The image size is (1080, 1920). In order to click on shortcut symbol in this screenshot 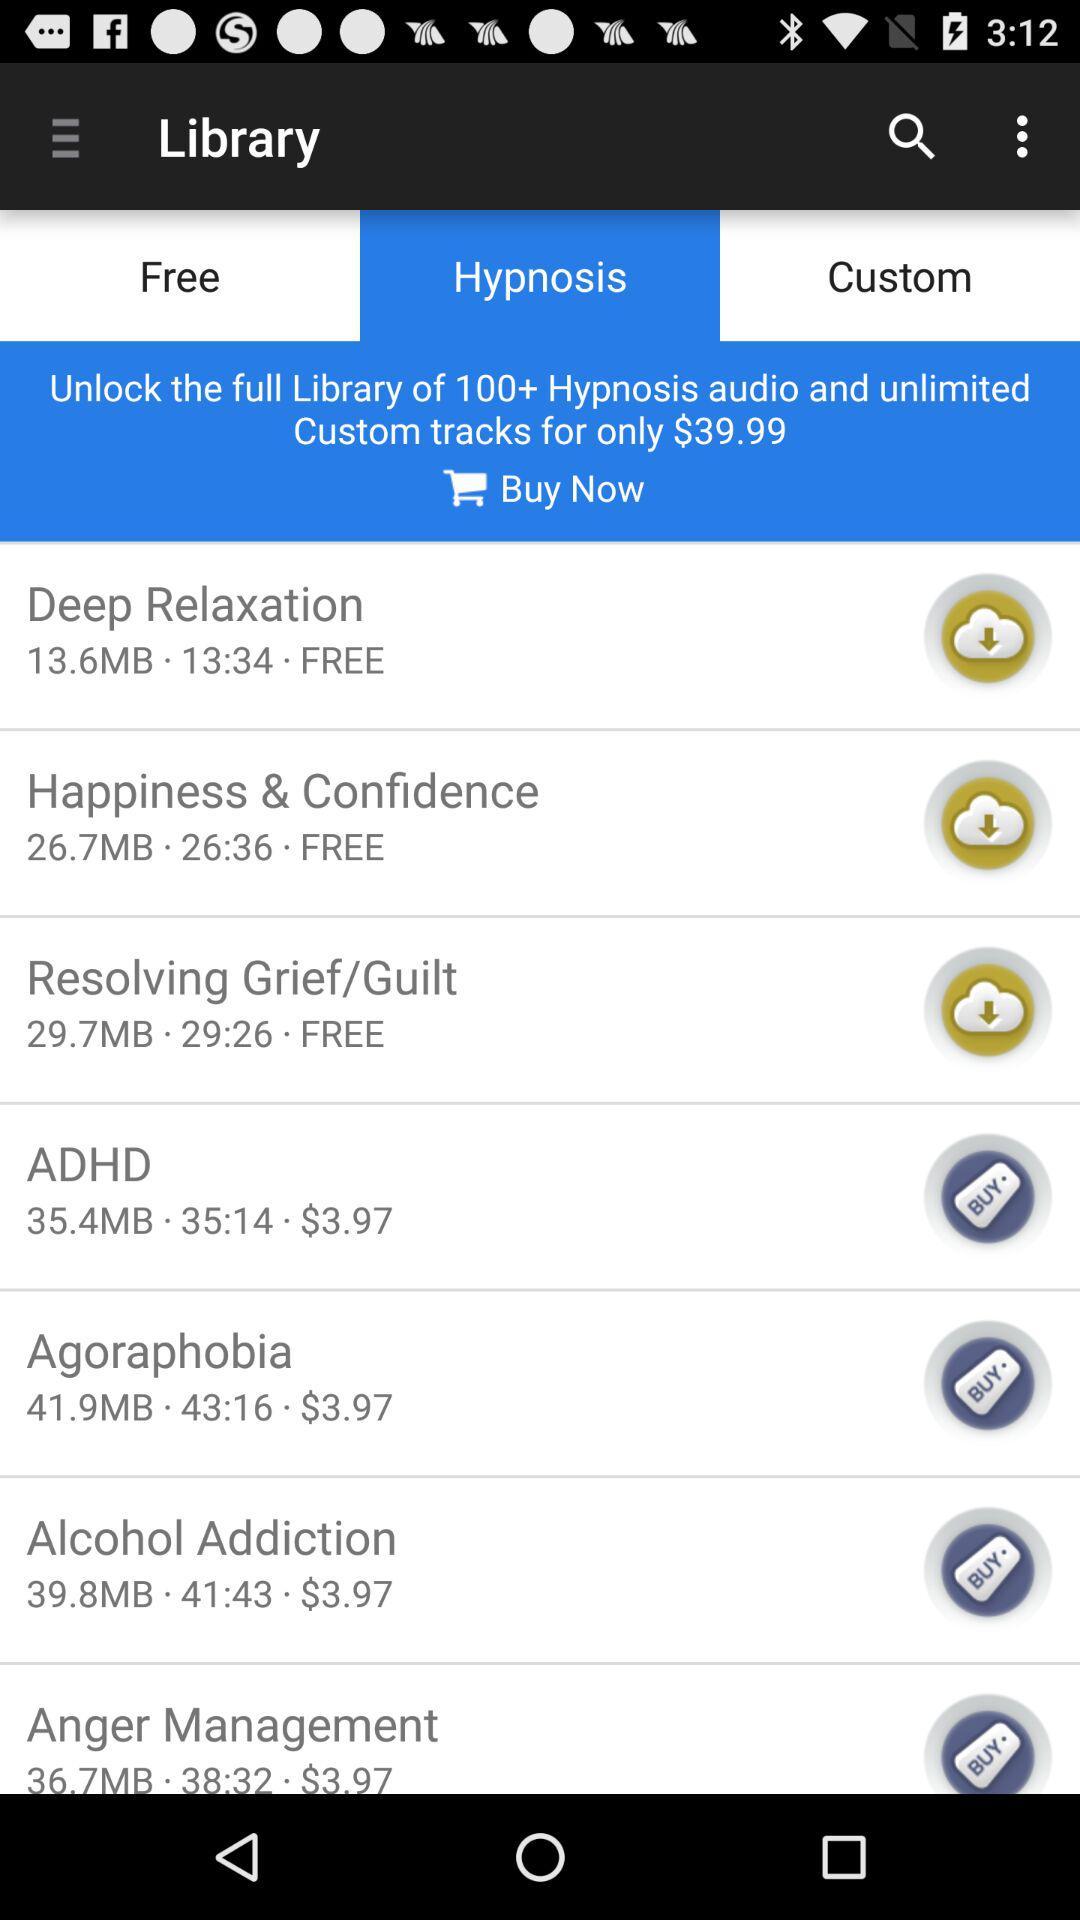, I will do `click(987, 1009)`.